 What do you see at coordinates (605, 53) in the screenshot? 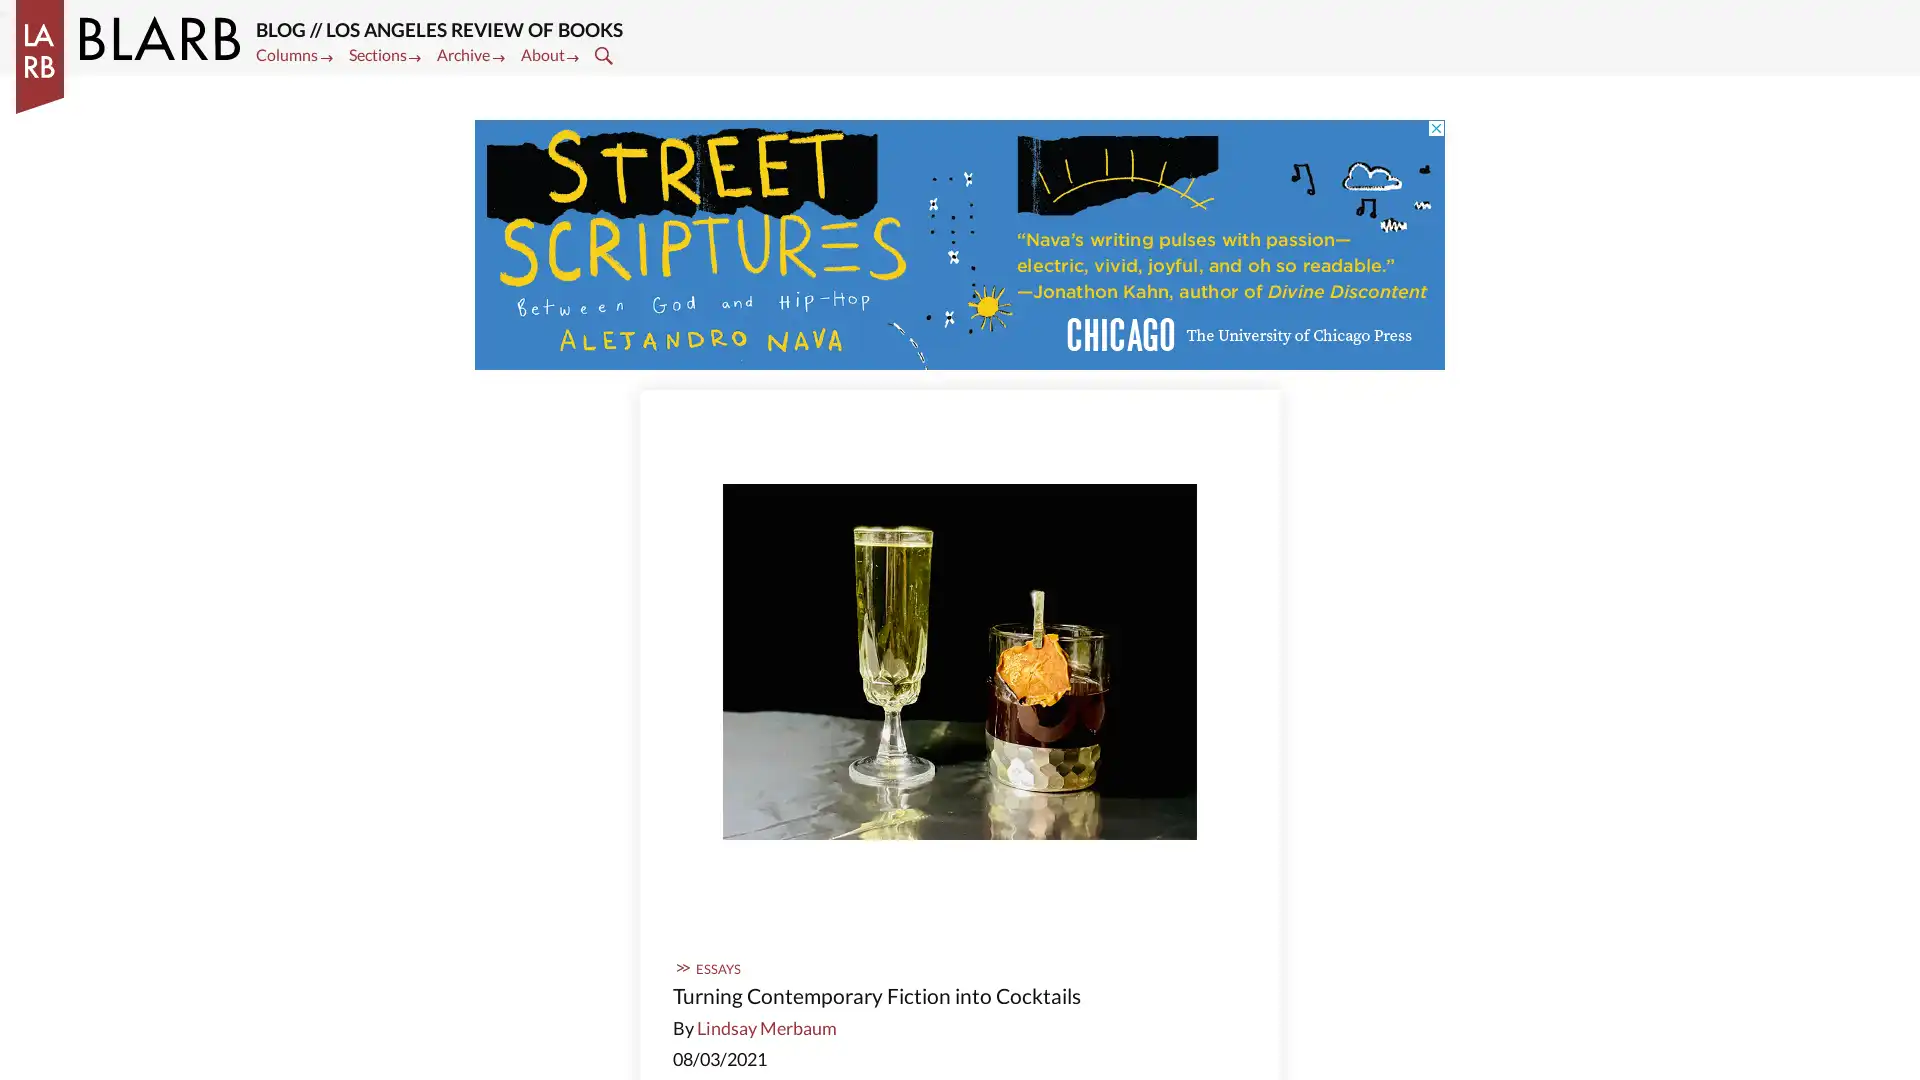
I see `Submit` at bounding box center [605, 53].